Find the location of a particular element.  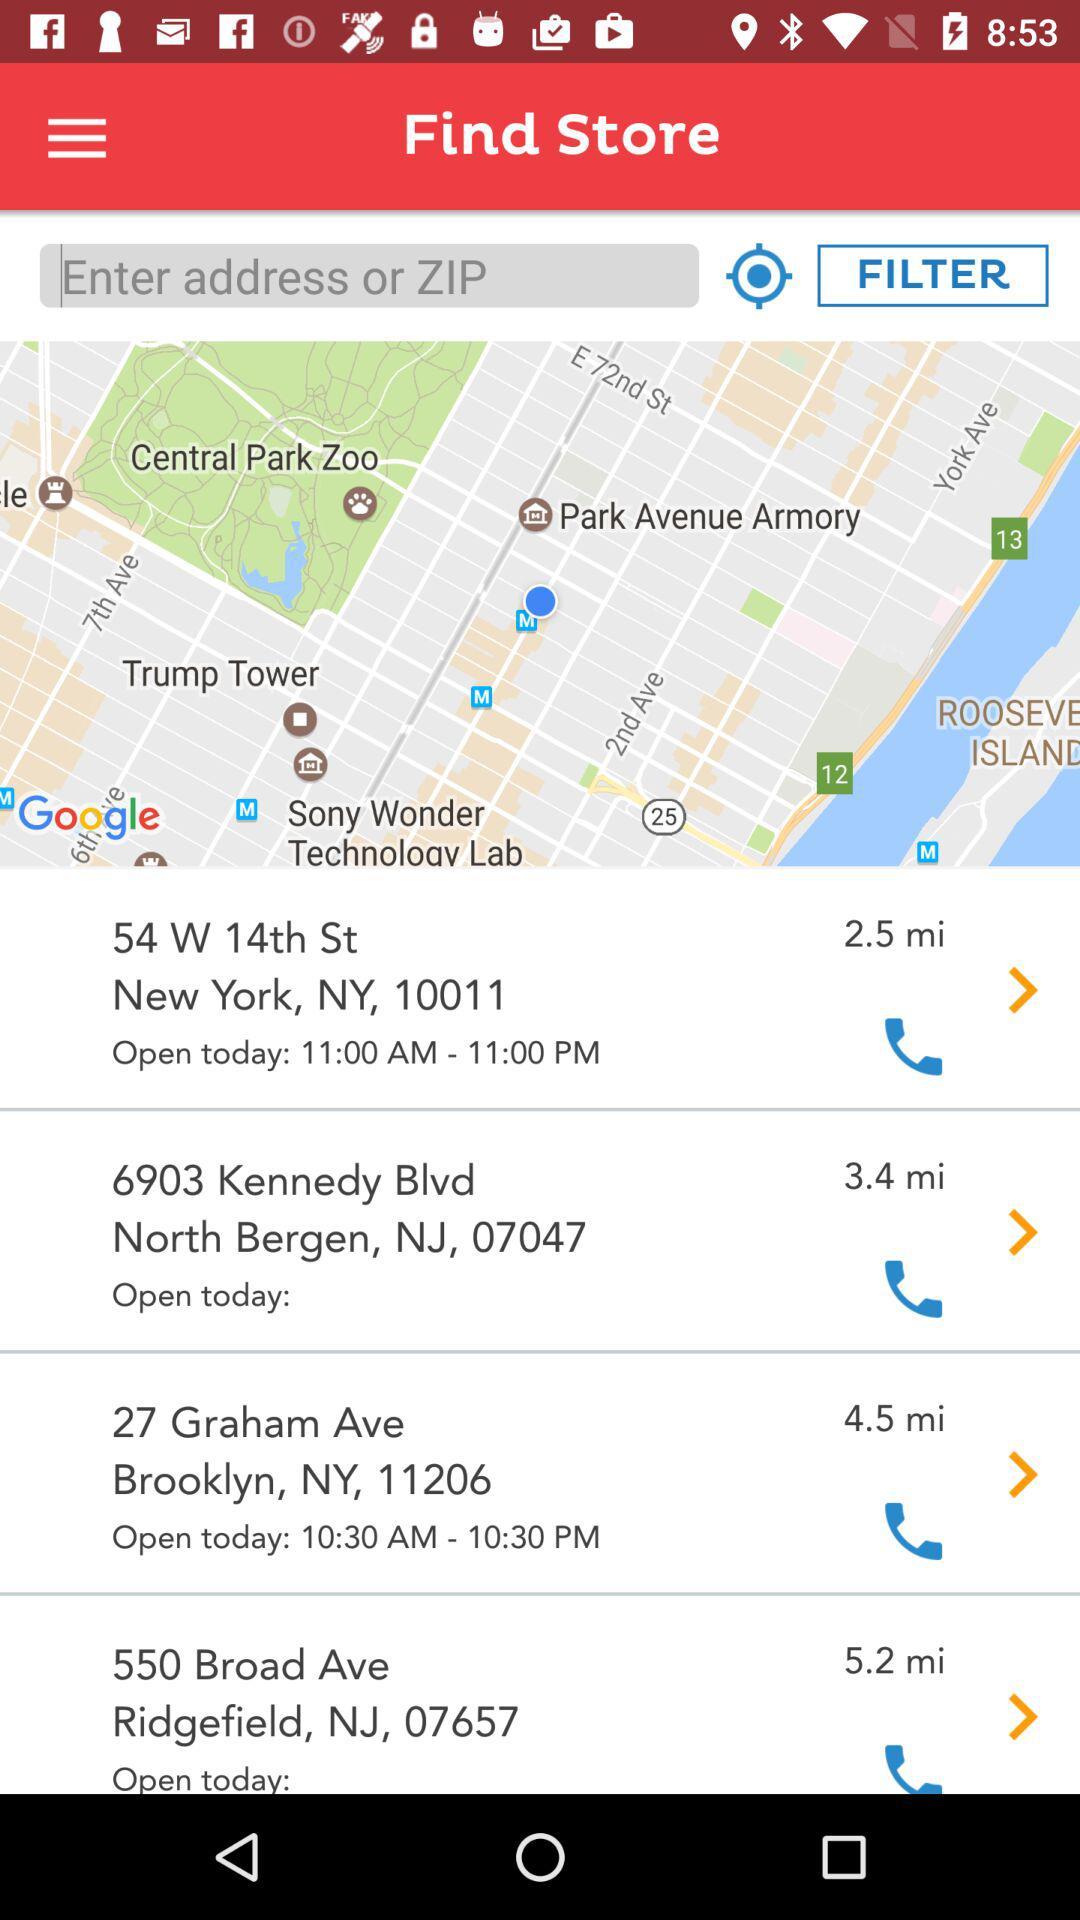

this is to select for more options or return to the menu is located at coordinates (77, 135).